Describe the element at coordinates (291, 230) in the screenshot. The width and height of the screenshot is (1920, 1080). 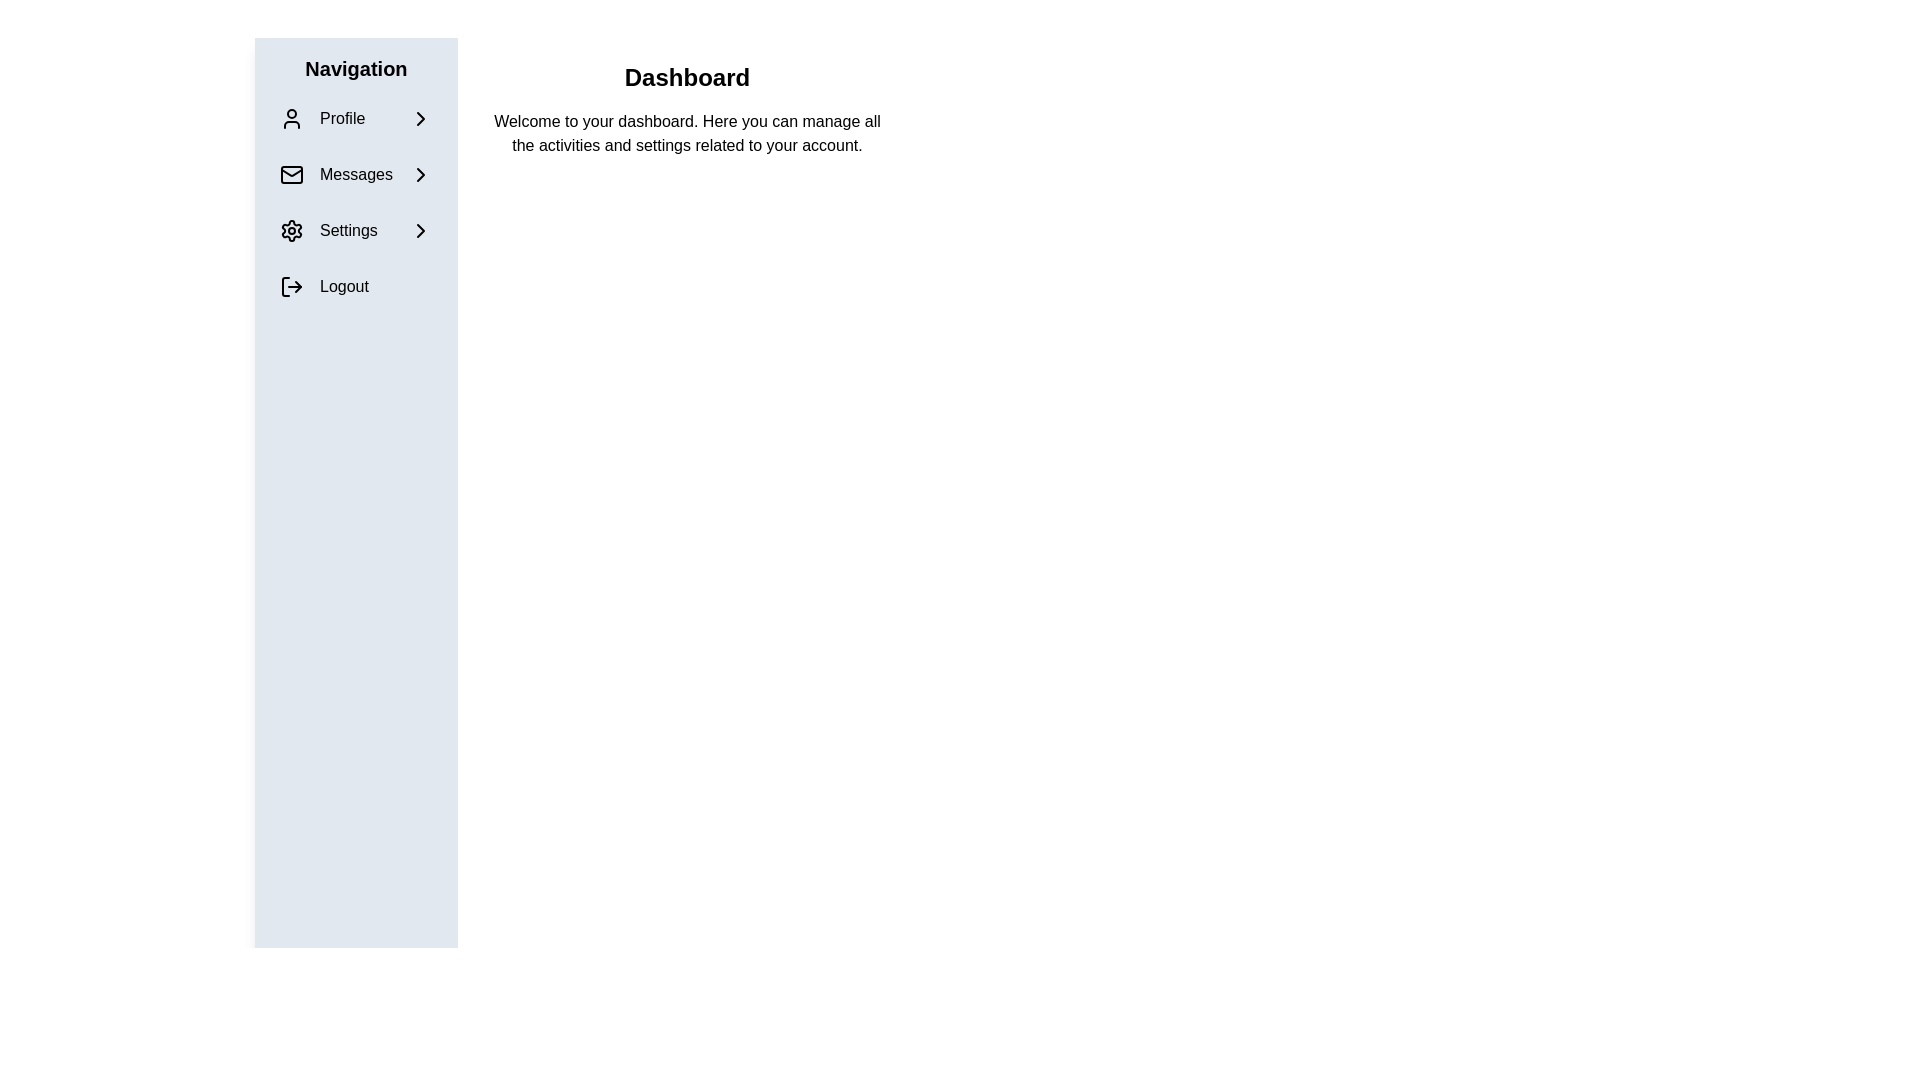
I see `the gear icon in the navigation menu` at that location.